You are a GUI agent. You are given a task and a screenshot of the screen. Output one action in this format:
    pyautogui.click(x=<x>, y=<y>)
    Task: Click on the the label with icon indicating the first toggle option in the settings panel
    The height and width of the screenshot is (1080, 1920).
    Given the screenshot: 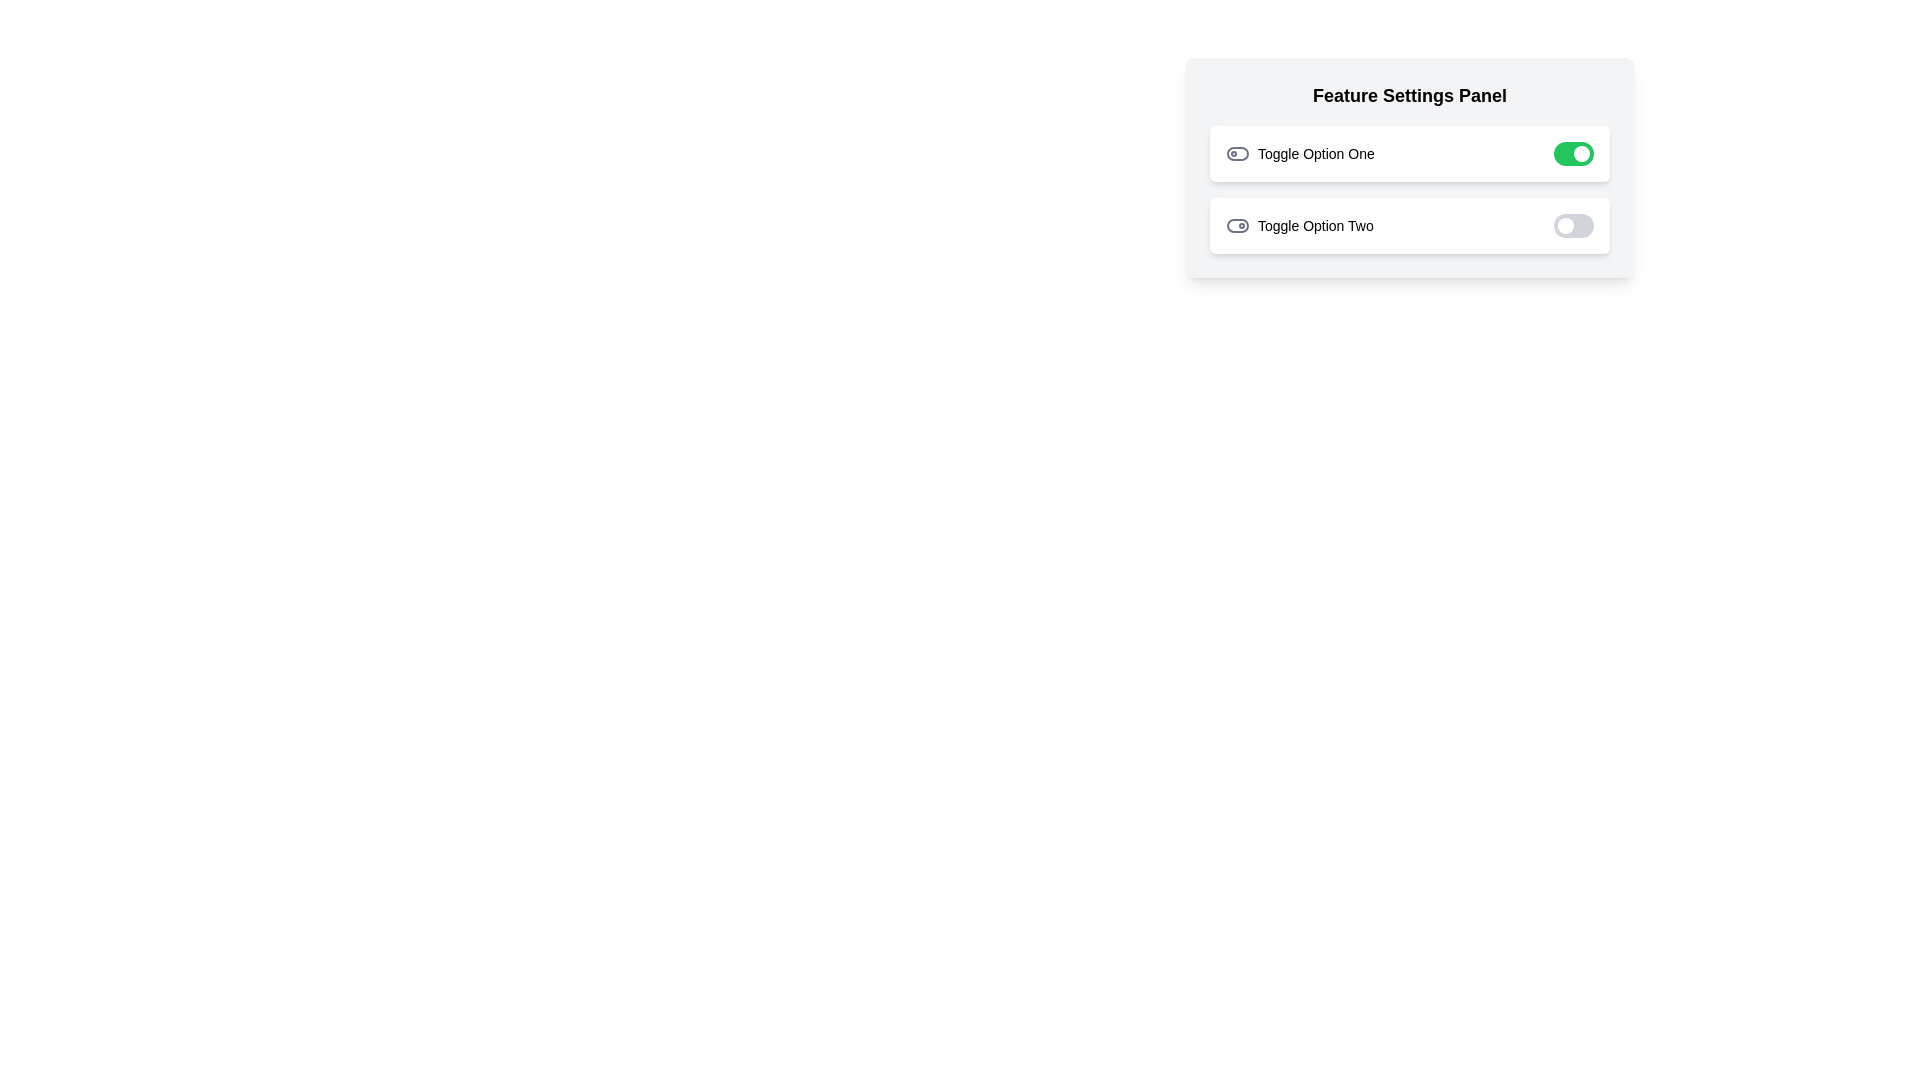 What is the action you would take?
    pyautogui.click(x=1300, y=153)
    